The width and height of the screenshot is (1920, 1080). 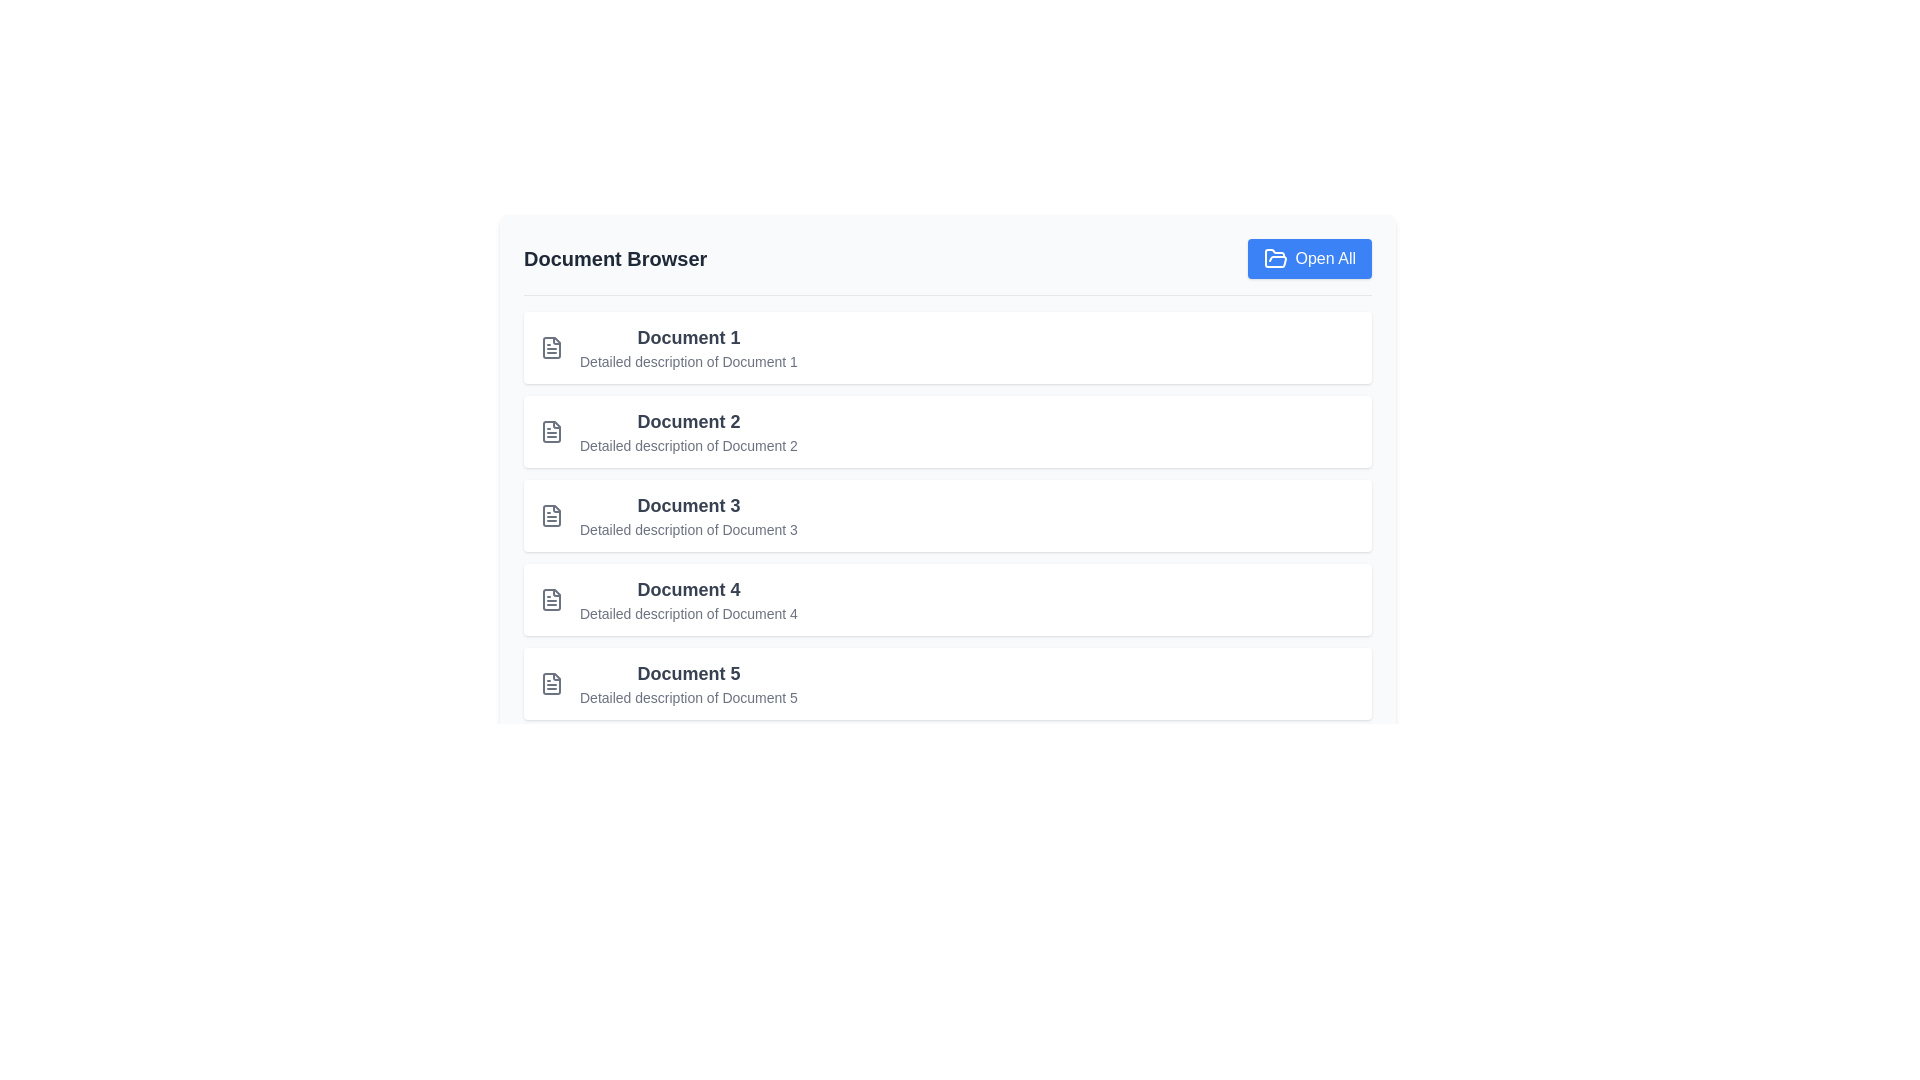 I want to click on the text label displaying 'Document 2', which is a bold, larger font, dark gray colored heading in the second list item of a document browser interface, so click(x=688, y=420).